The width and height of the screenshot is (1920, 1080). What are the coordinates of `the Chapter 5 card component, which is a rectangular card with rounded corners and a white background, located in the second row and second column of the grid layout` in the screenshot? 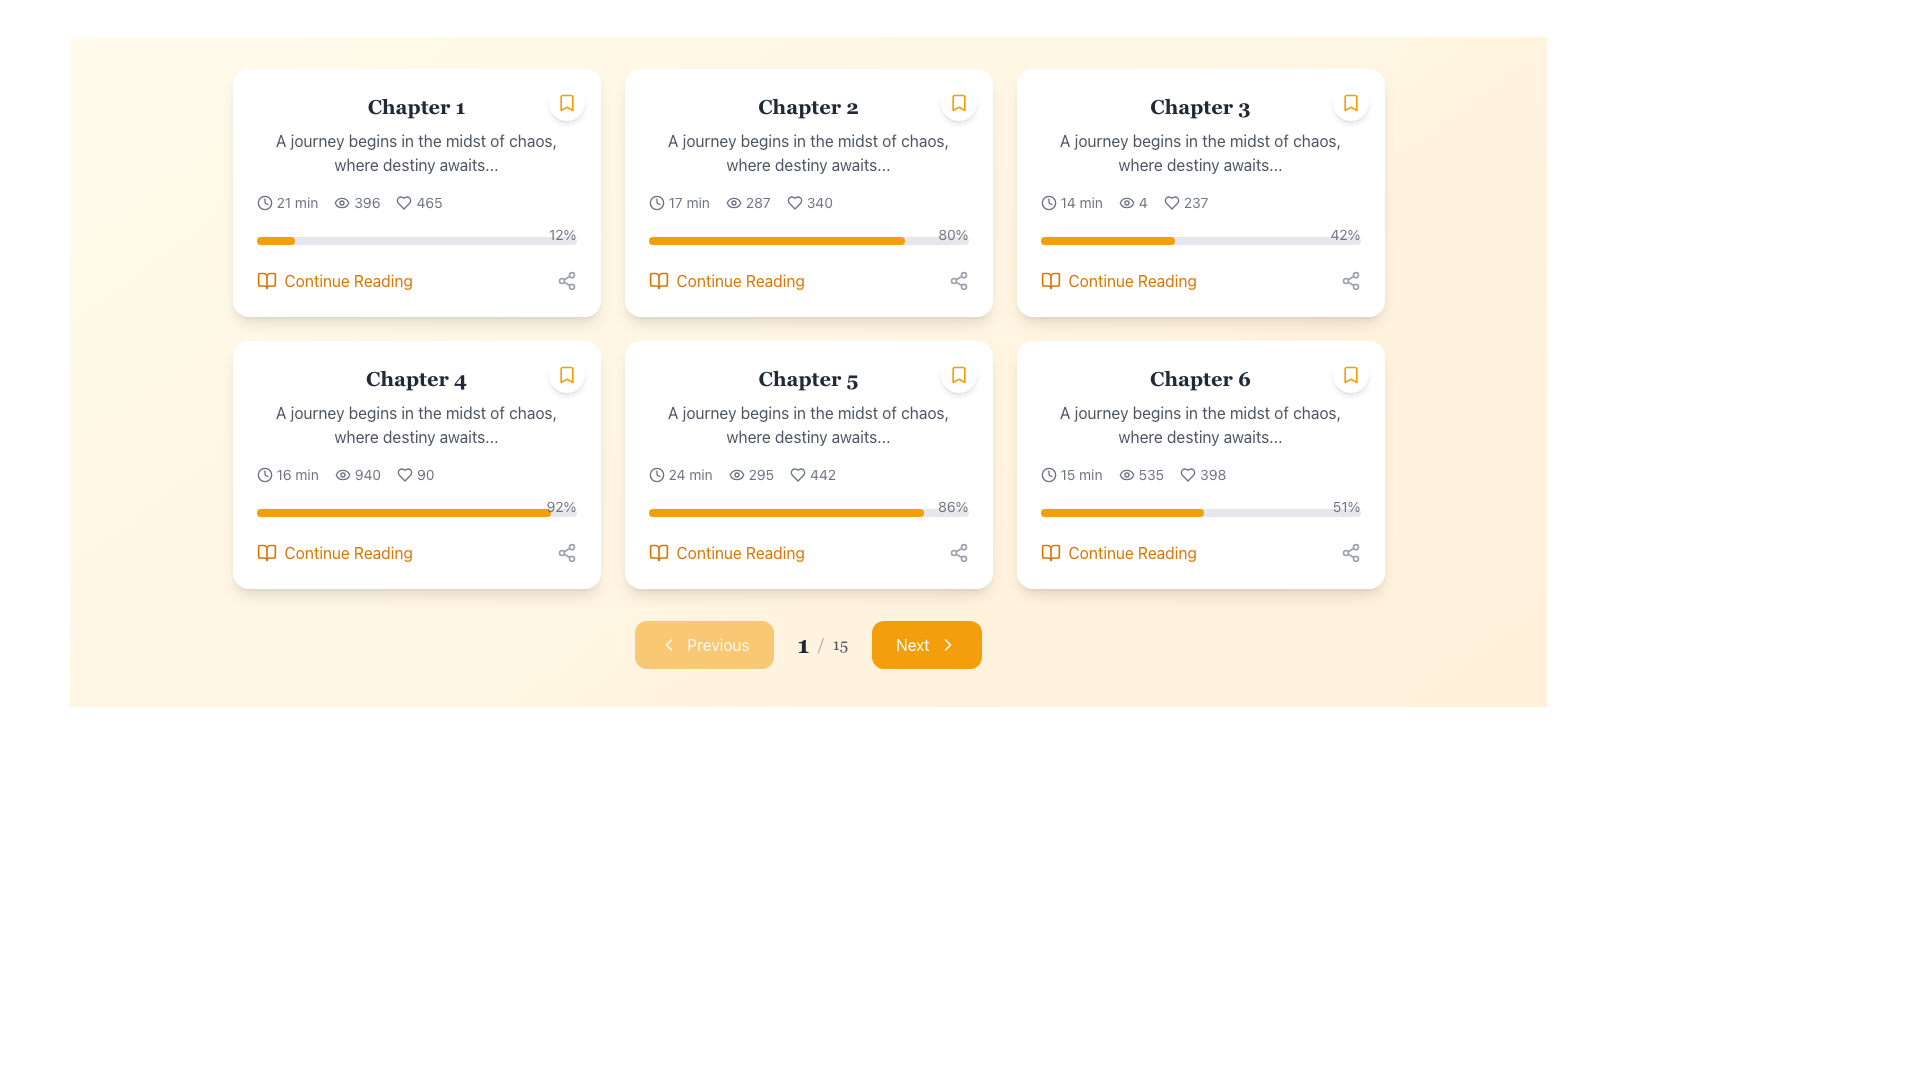 It's located at (808, 465).